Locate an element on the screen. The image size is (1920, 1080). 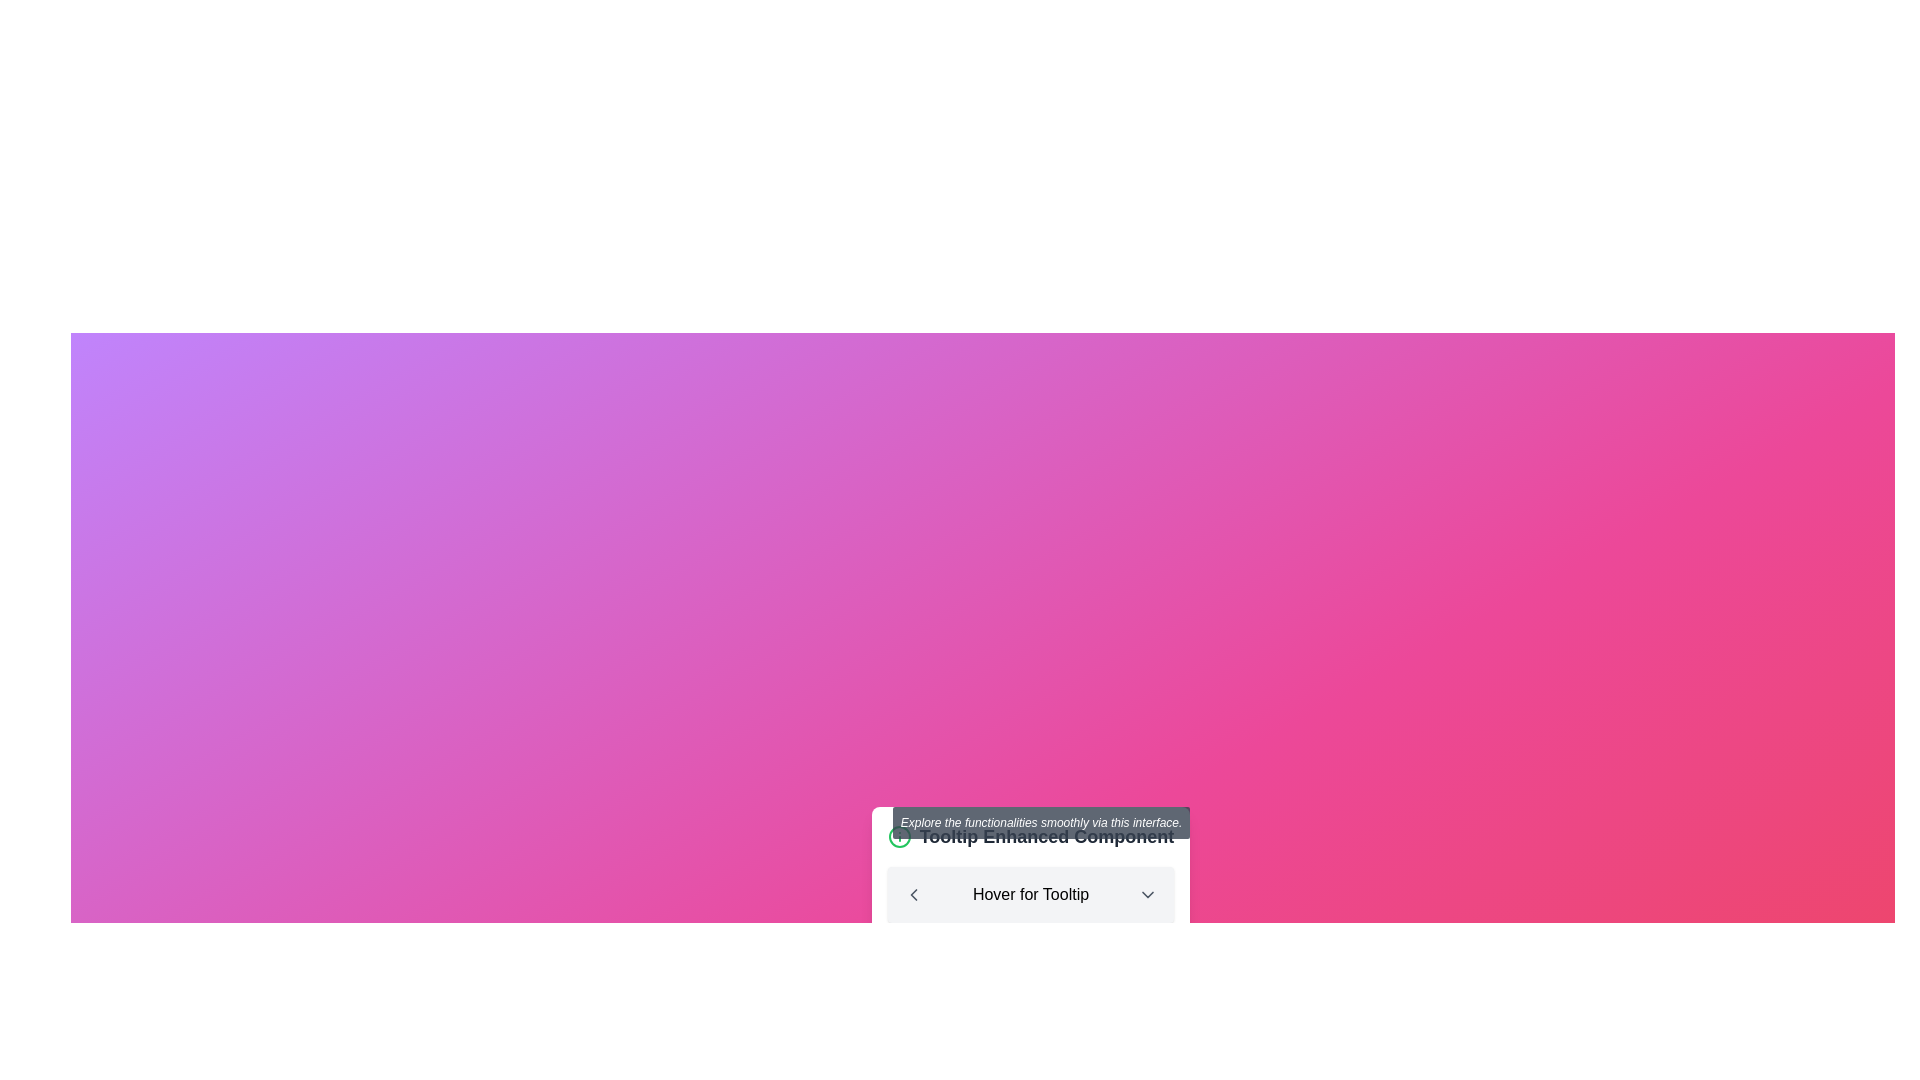
the left-pointing chevron icon button, which is gray and styled with a cursor pointer is located at coordinates (912, 893).